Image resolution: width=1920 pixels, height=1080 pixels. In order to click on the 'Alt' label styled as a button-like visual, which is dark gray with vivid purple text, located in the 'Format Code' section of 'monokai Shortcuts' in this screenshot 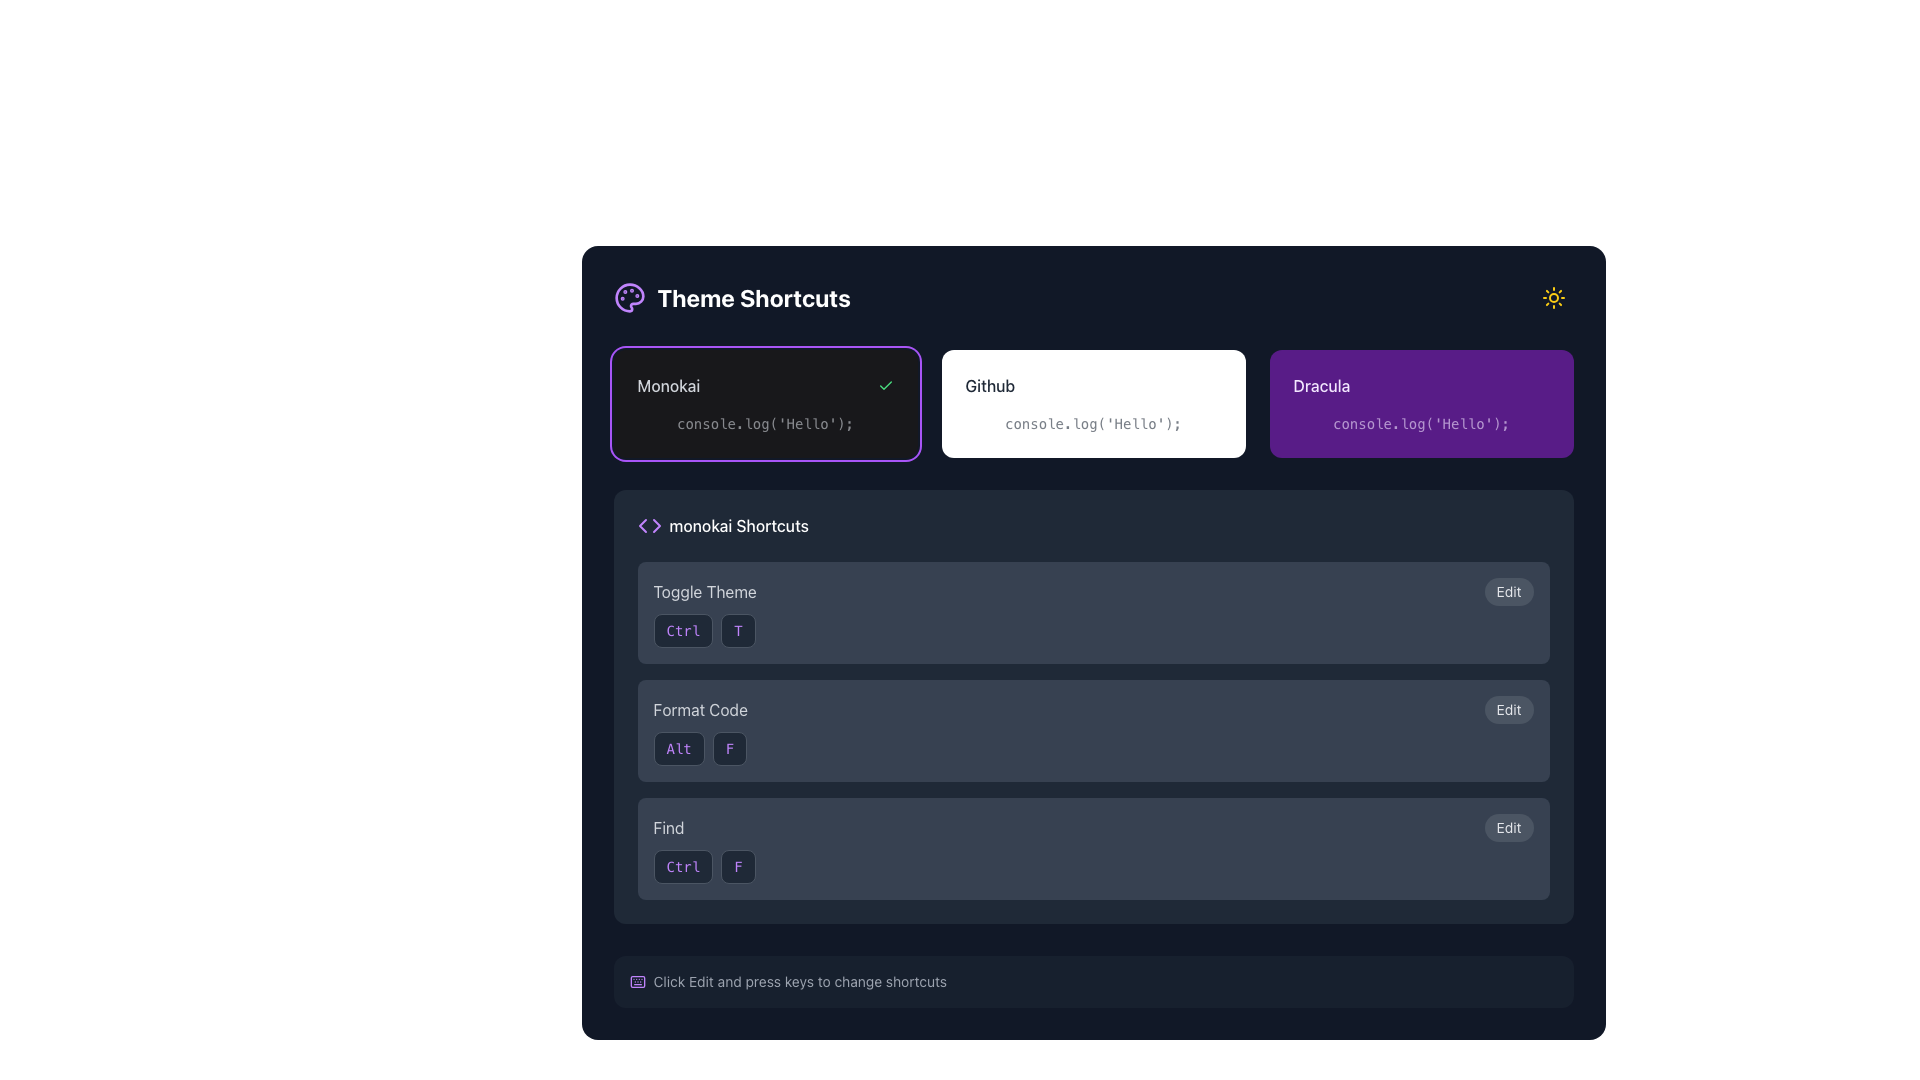, I will do `click(679, 748)`.